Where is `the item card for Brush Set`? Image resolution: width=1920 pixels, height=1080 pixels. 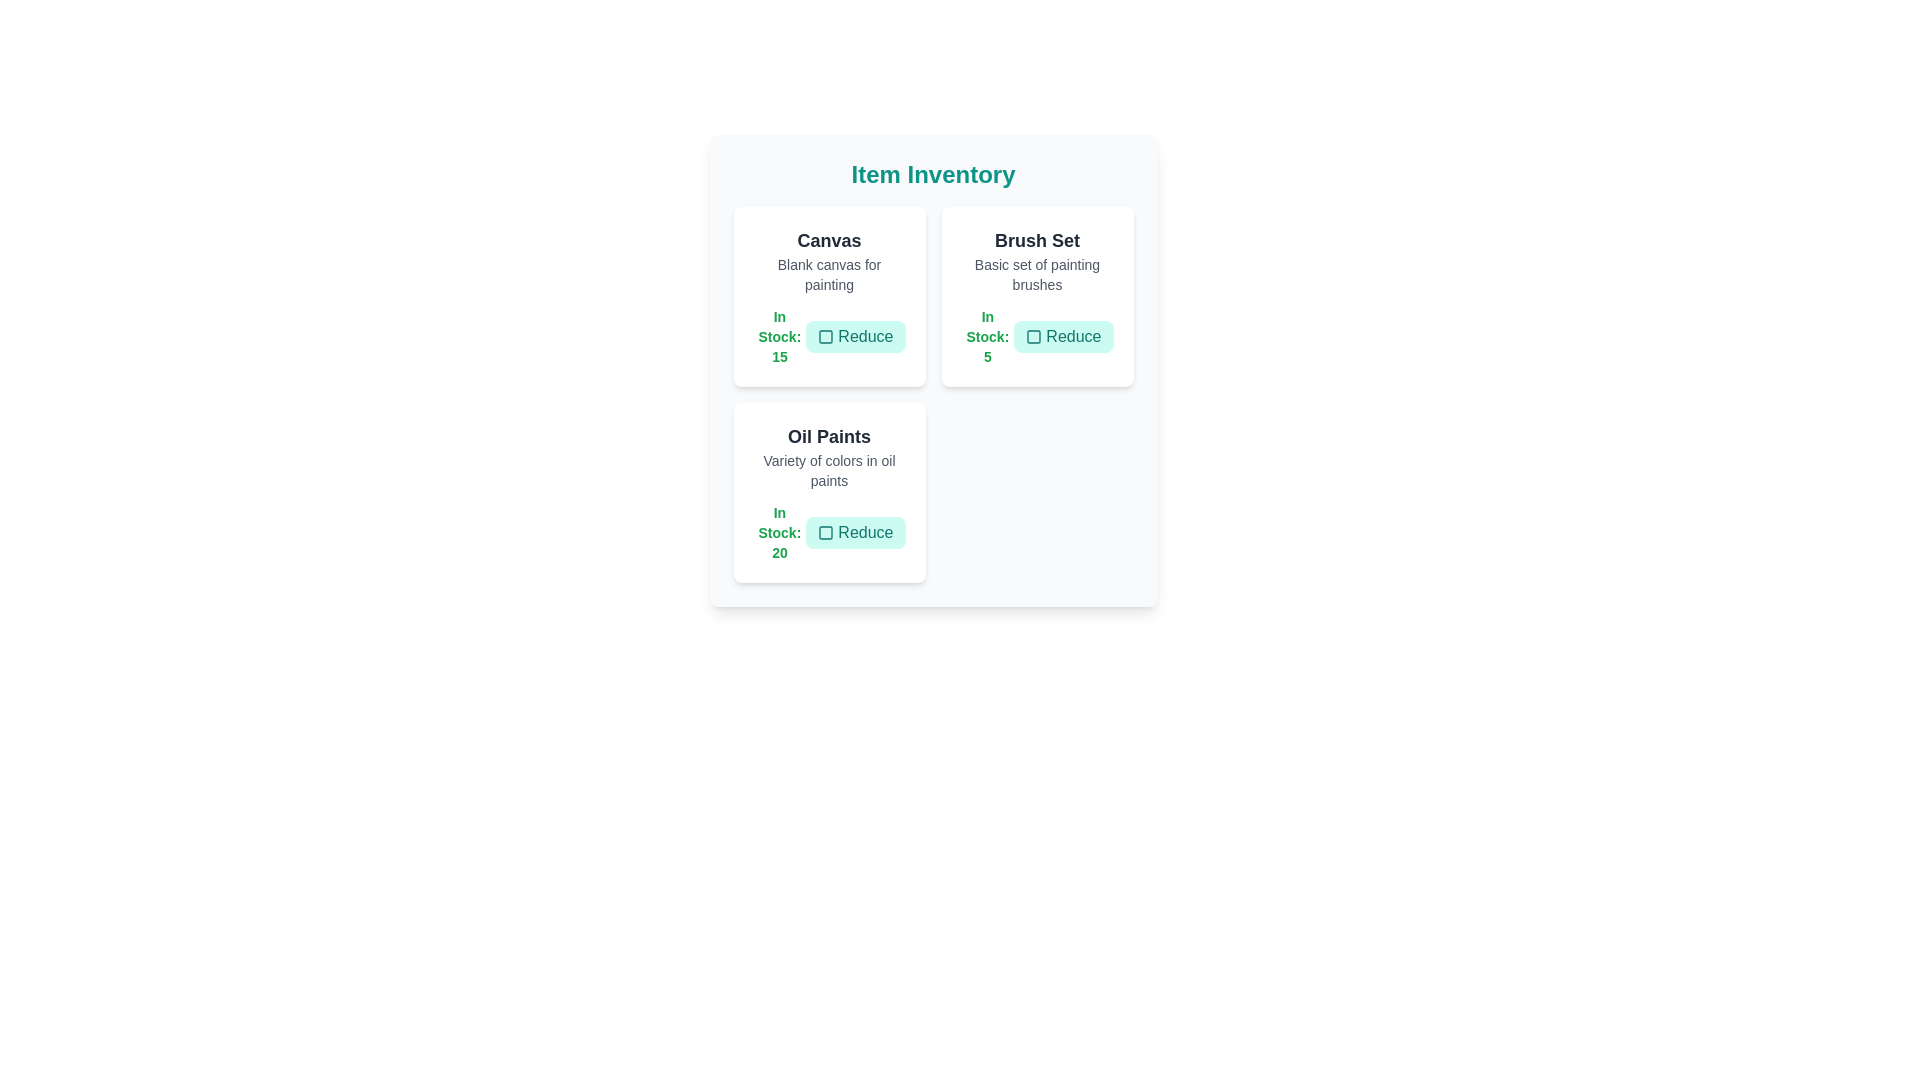 the item card for Brush Set is located at coordinates (1037, 297).